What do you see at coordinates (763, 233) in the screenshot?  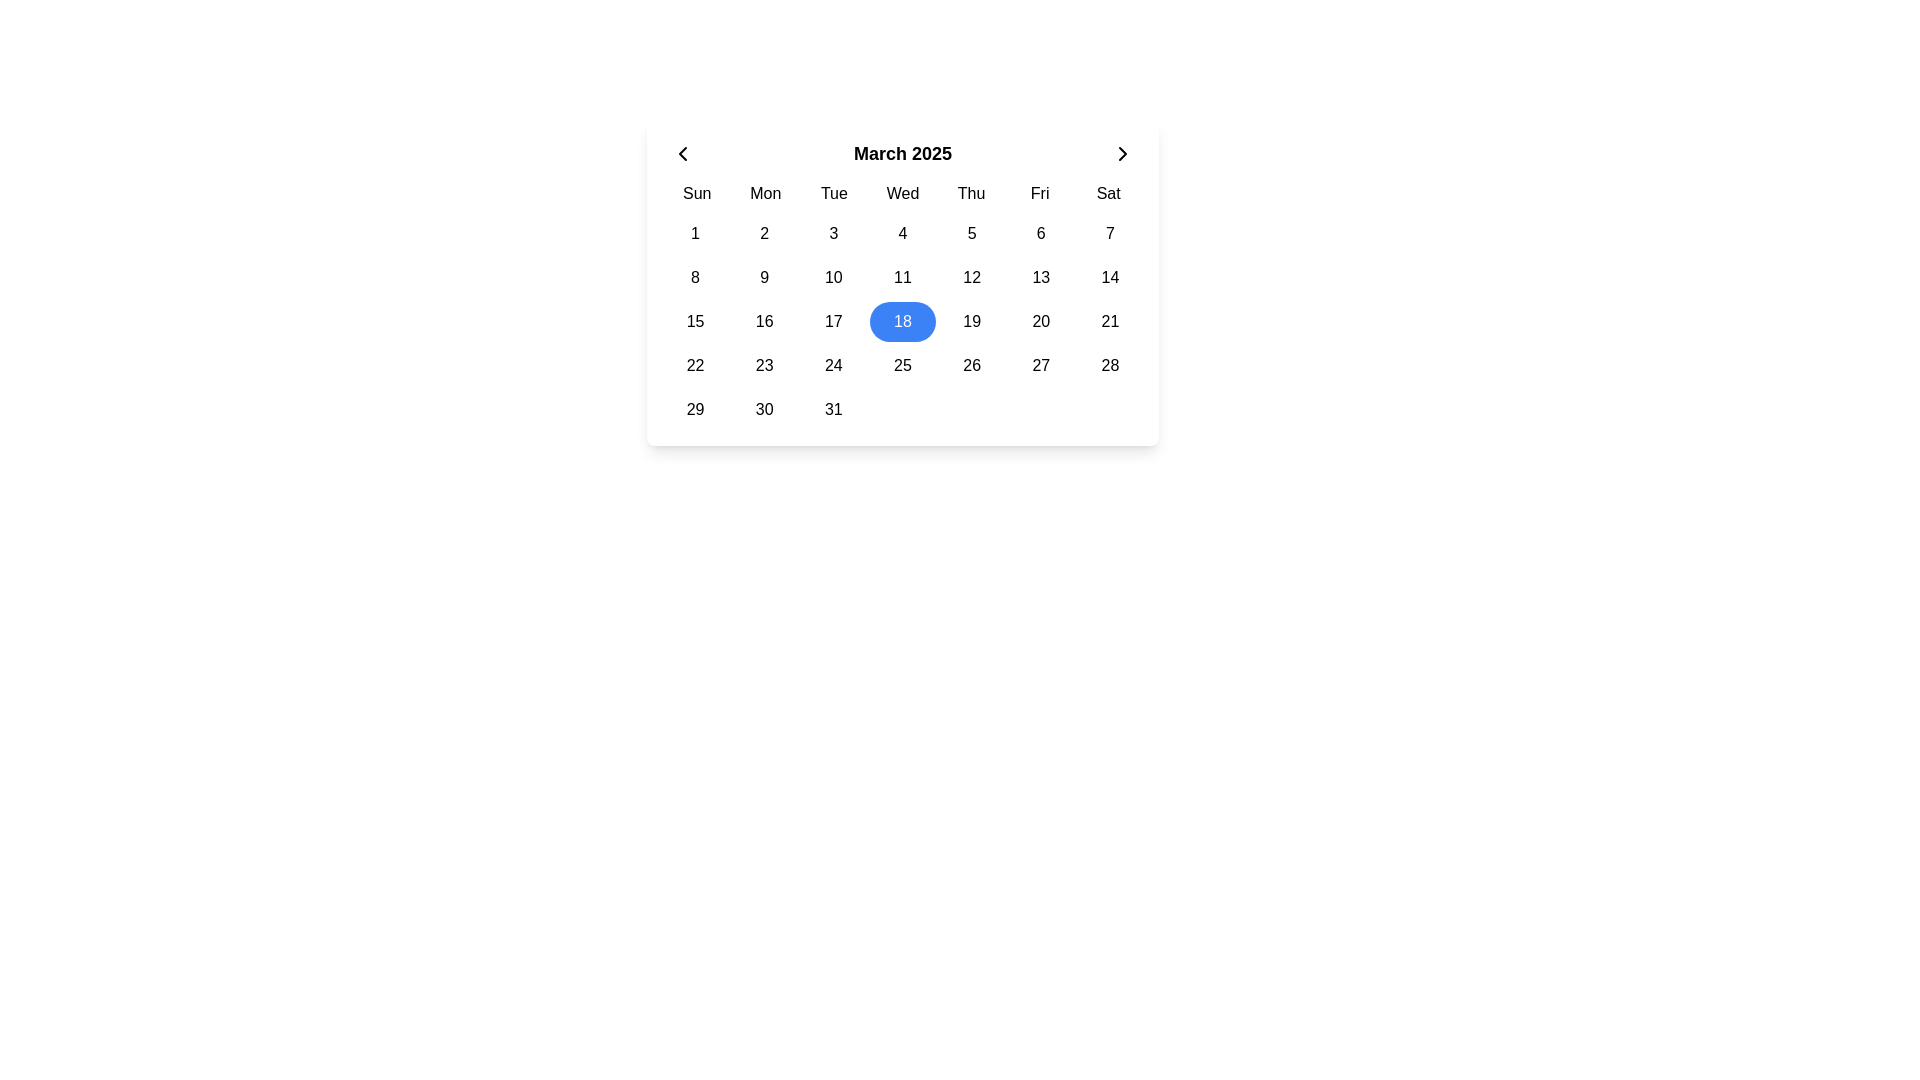 I see `the '2' button in the calendar interface` at bounding box center [763, 233].